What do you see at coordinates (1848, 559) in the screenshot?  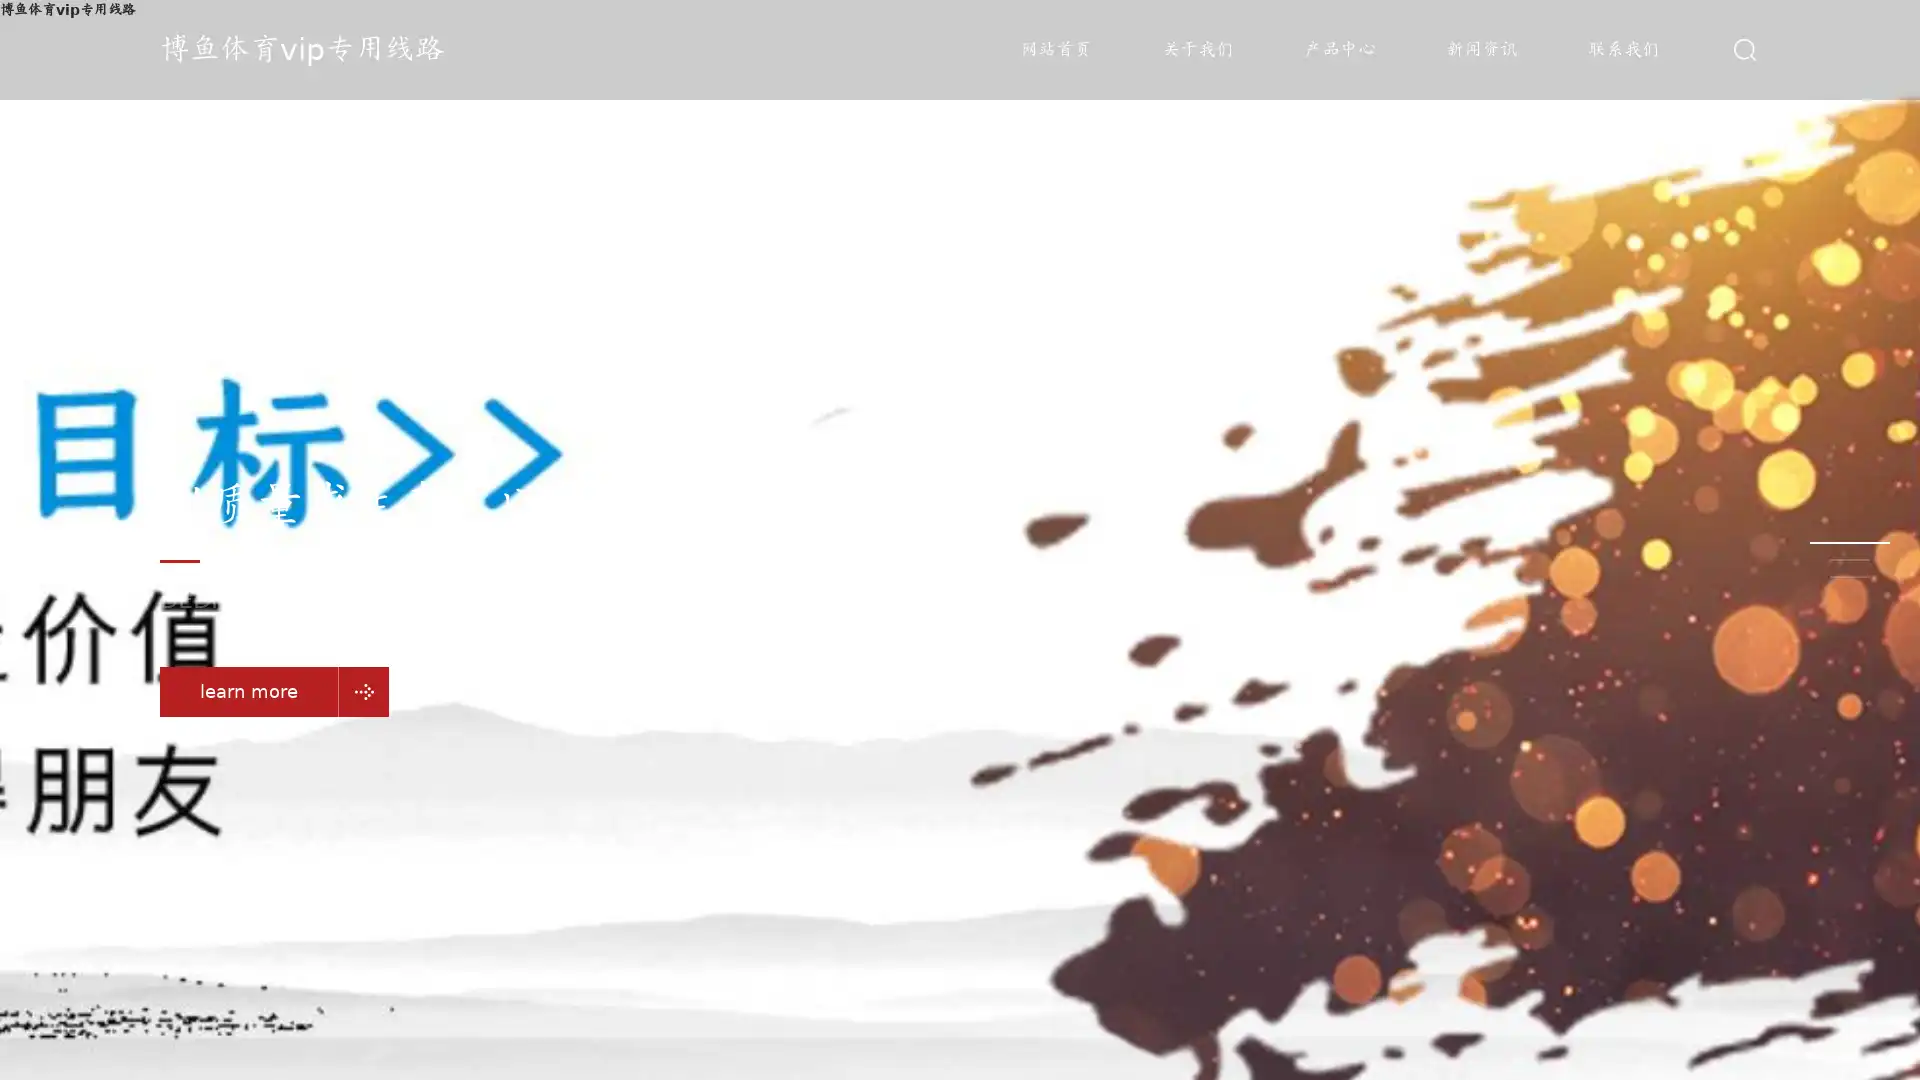 I see `Go to slide 2` at bounding box center [1848, 559].